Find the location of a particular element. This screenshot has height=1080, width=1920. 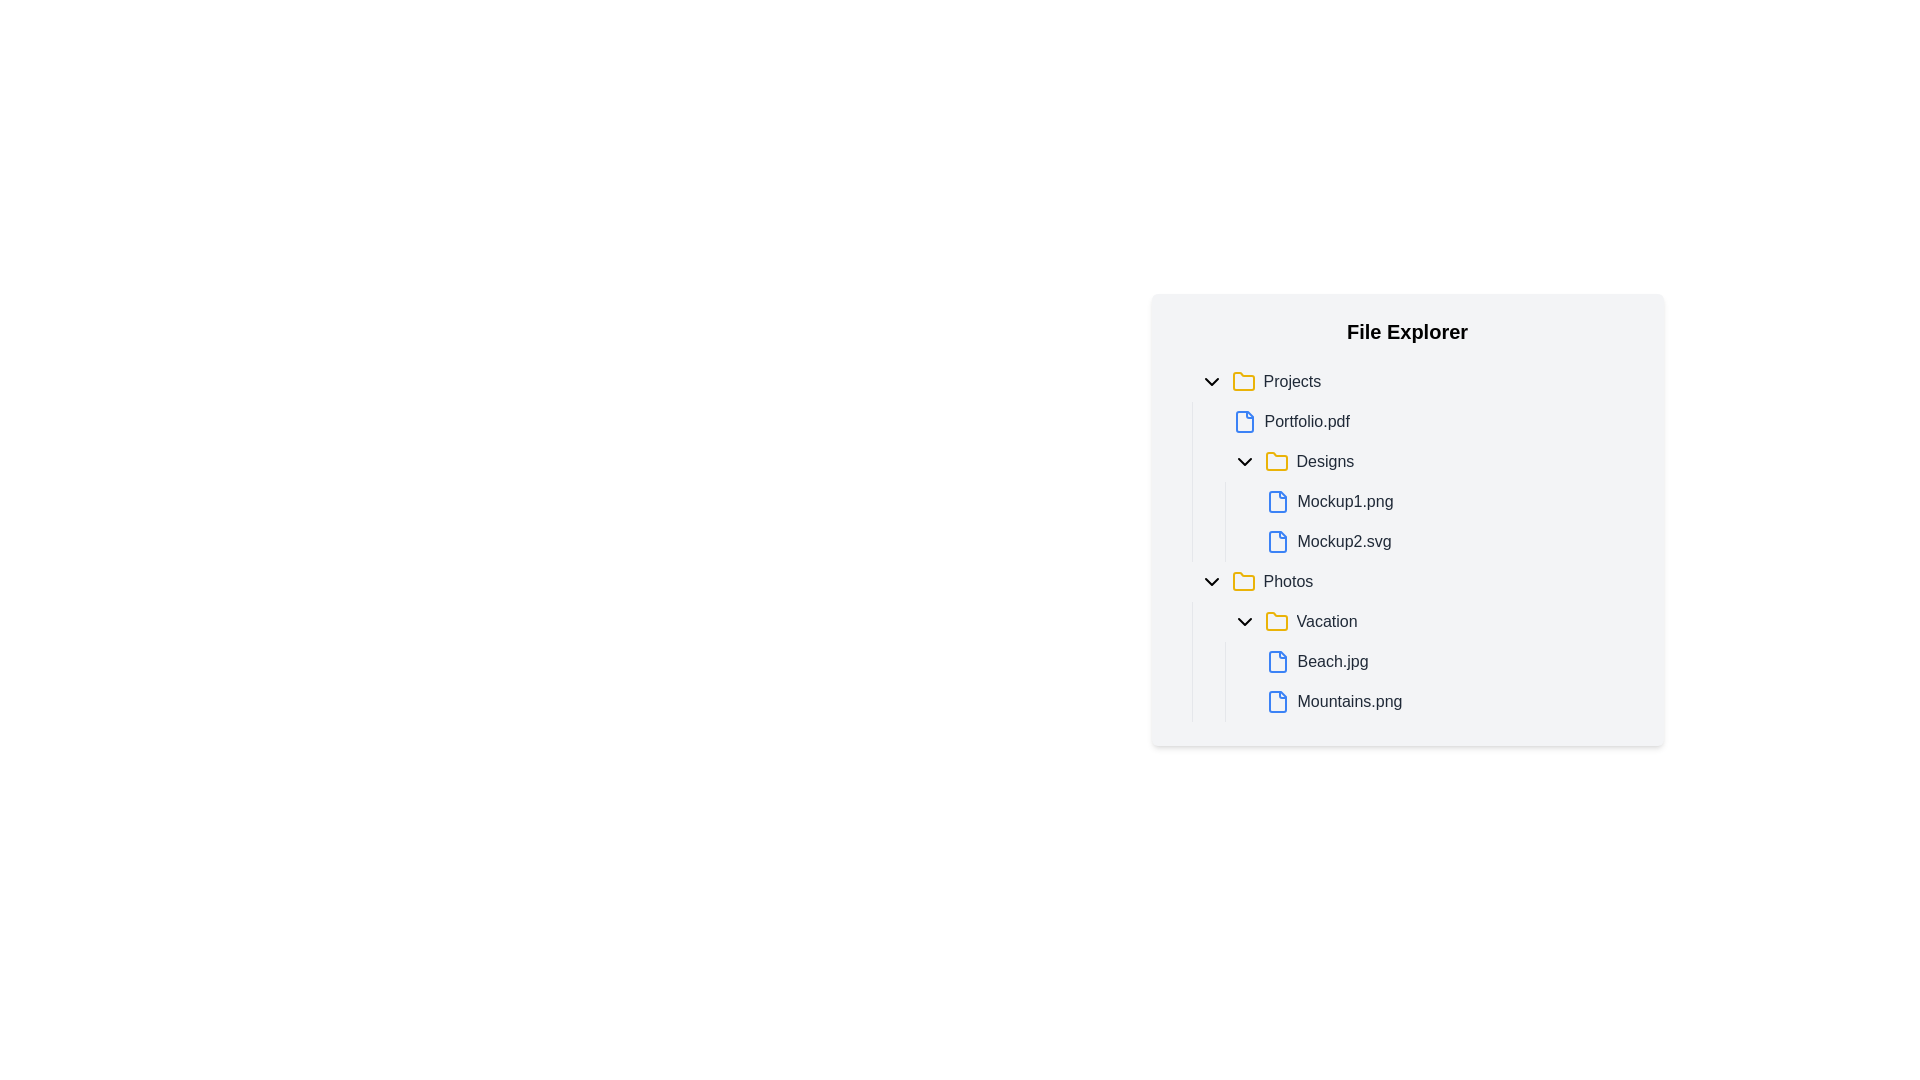

the icon representing the document file 'Beach.jpg' located in the 'File Explorer' panel within the 'Vacation' folder is located at coordinates (1276, 662).